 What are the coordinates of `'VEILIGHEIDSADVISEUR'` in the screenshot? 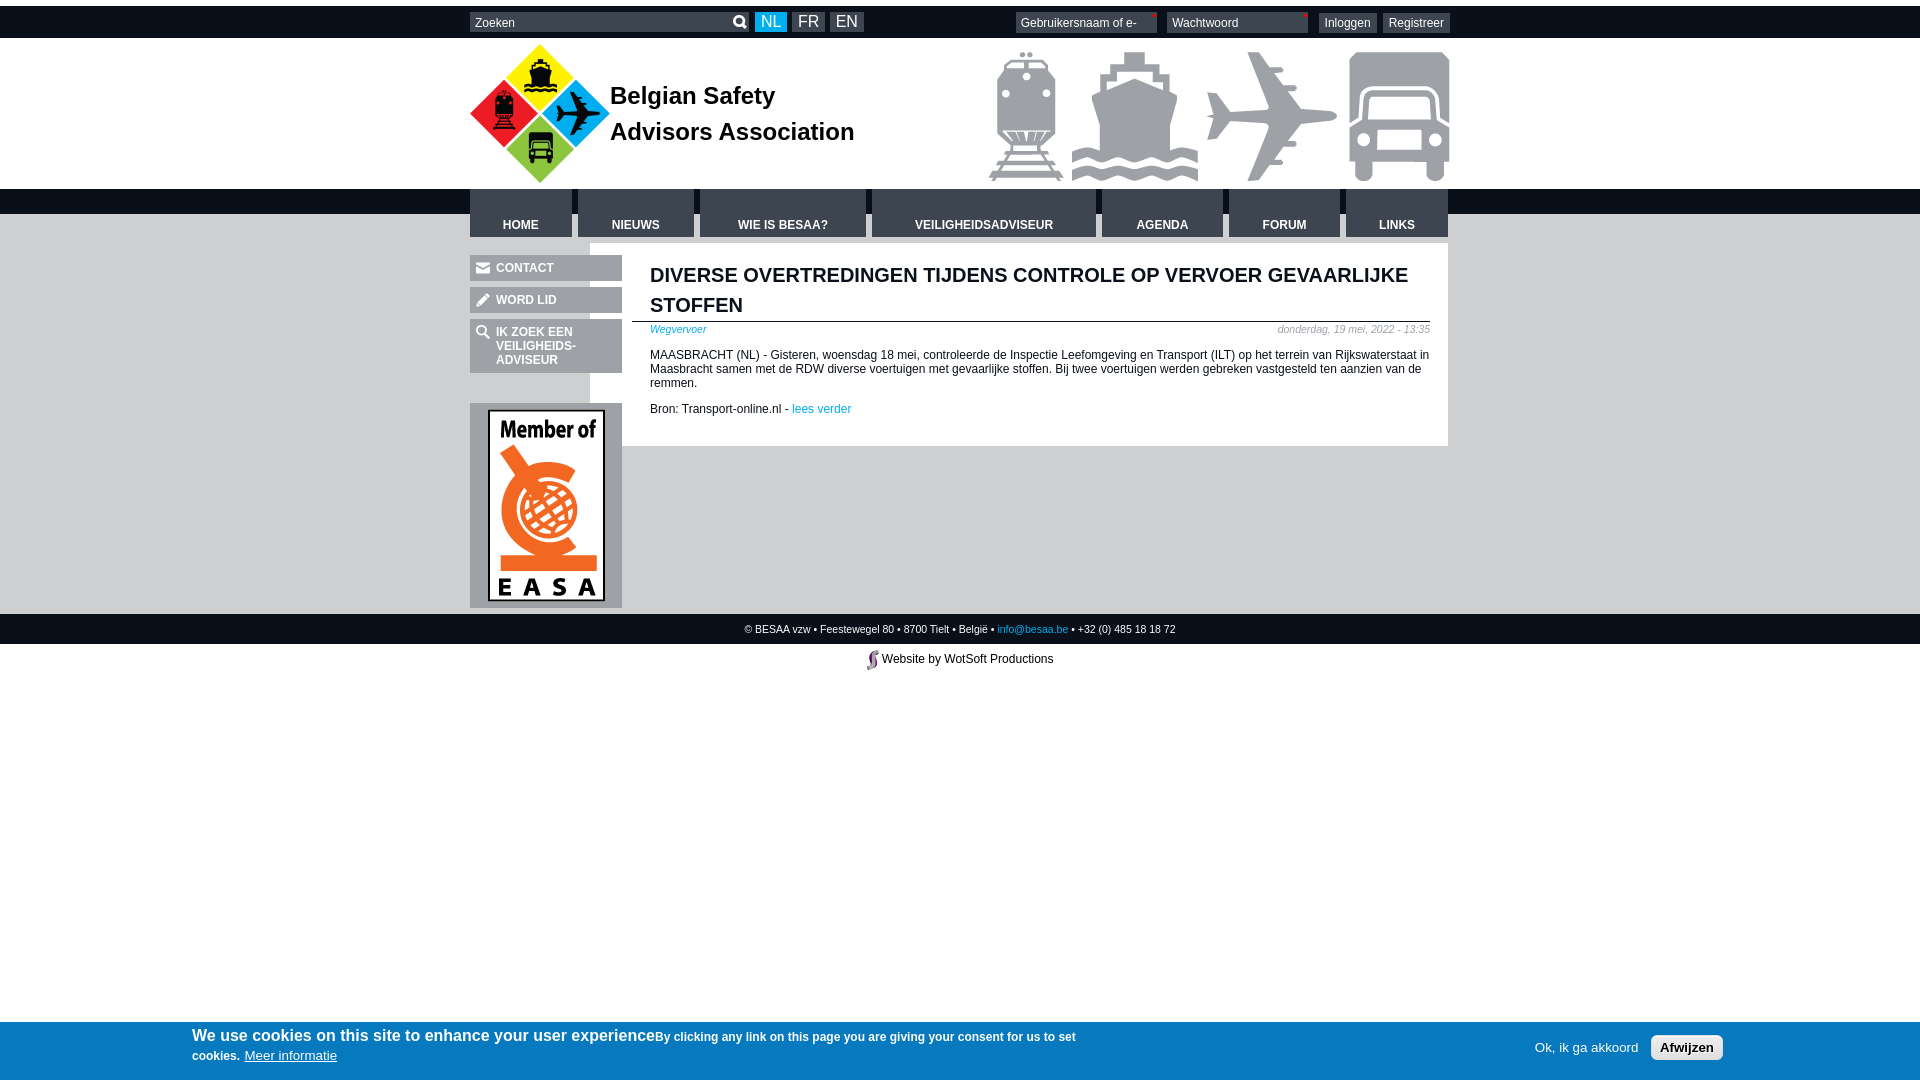 It's located at (983, 212).